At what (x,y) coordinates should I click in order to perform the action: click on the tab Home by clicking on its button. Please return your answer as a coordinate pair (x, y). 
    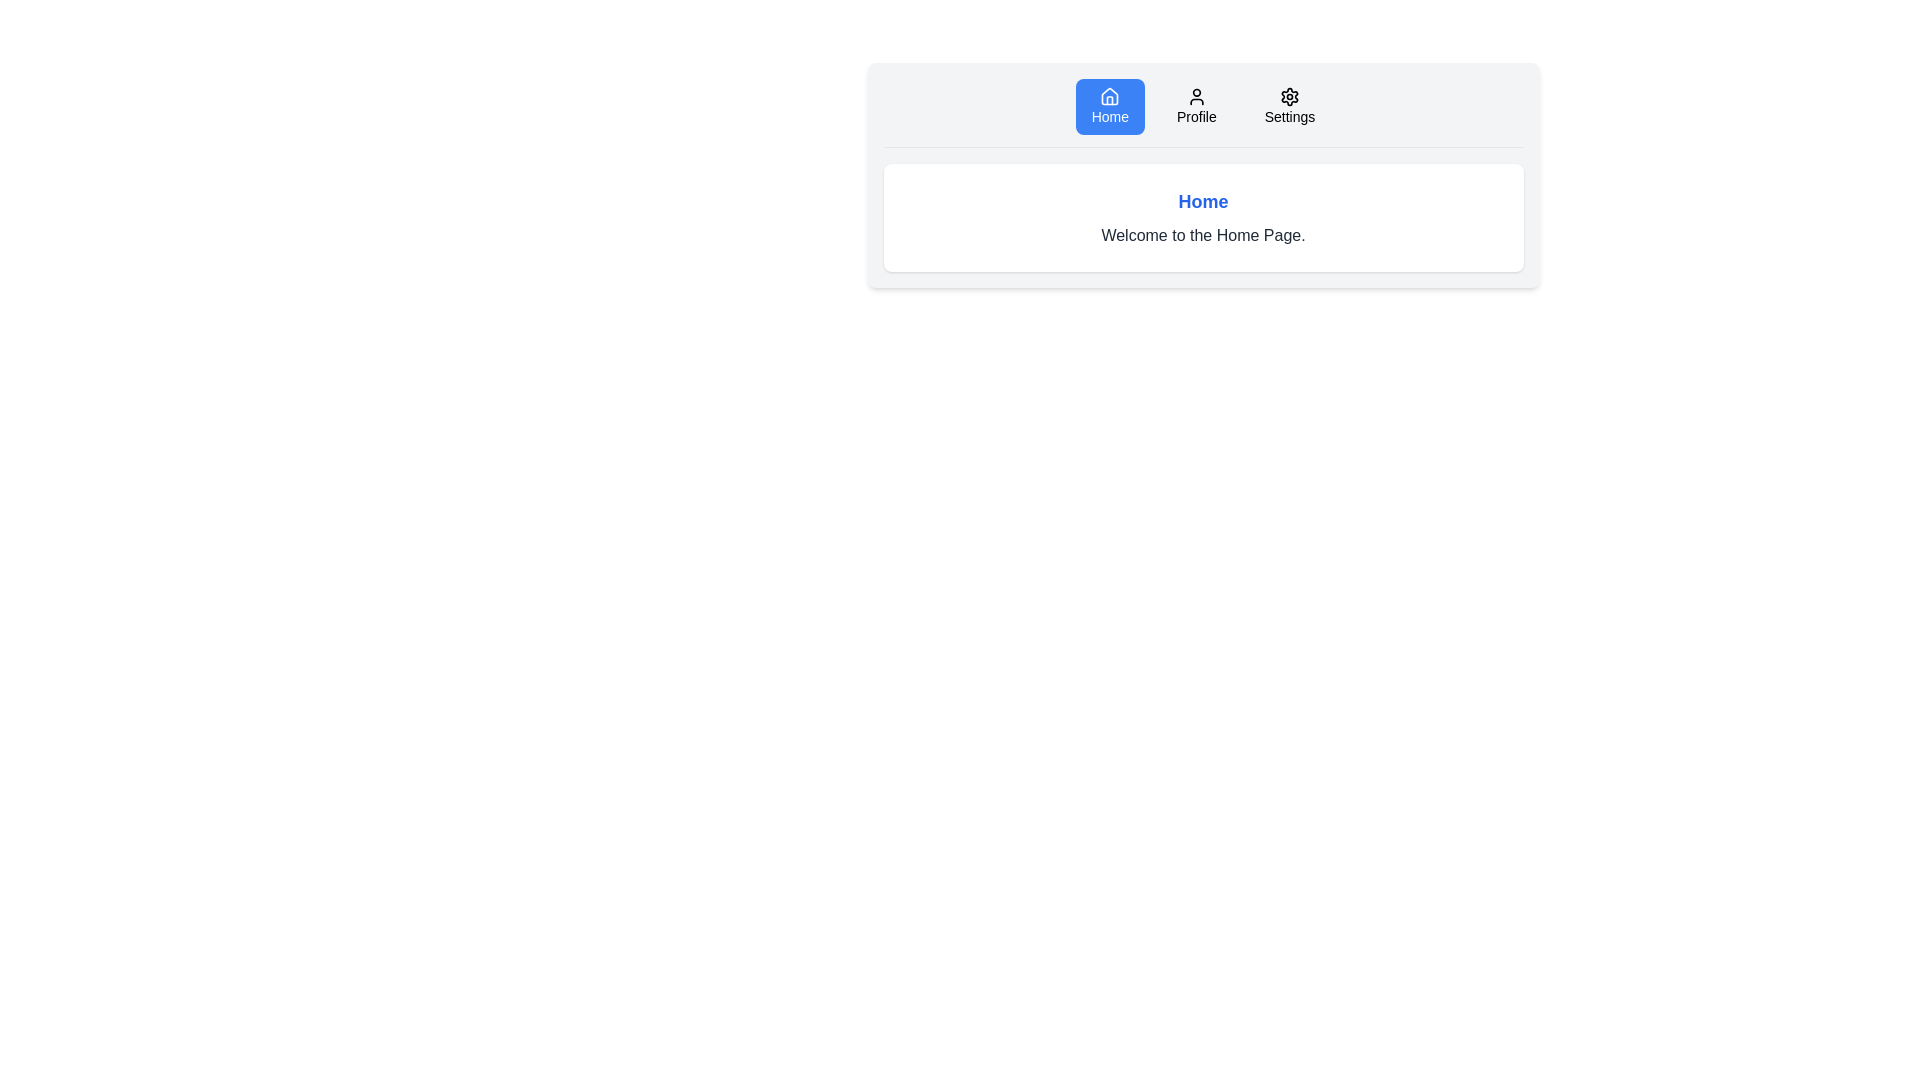
    Looking at the image, I should click on (1108, 107).